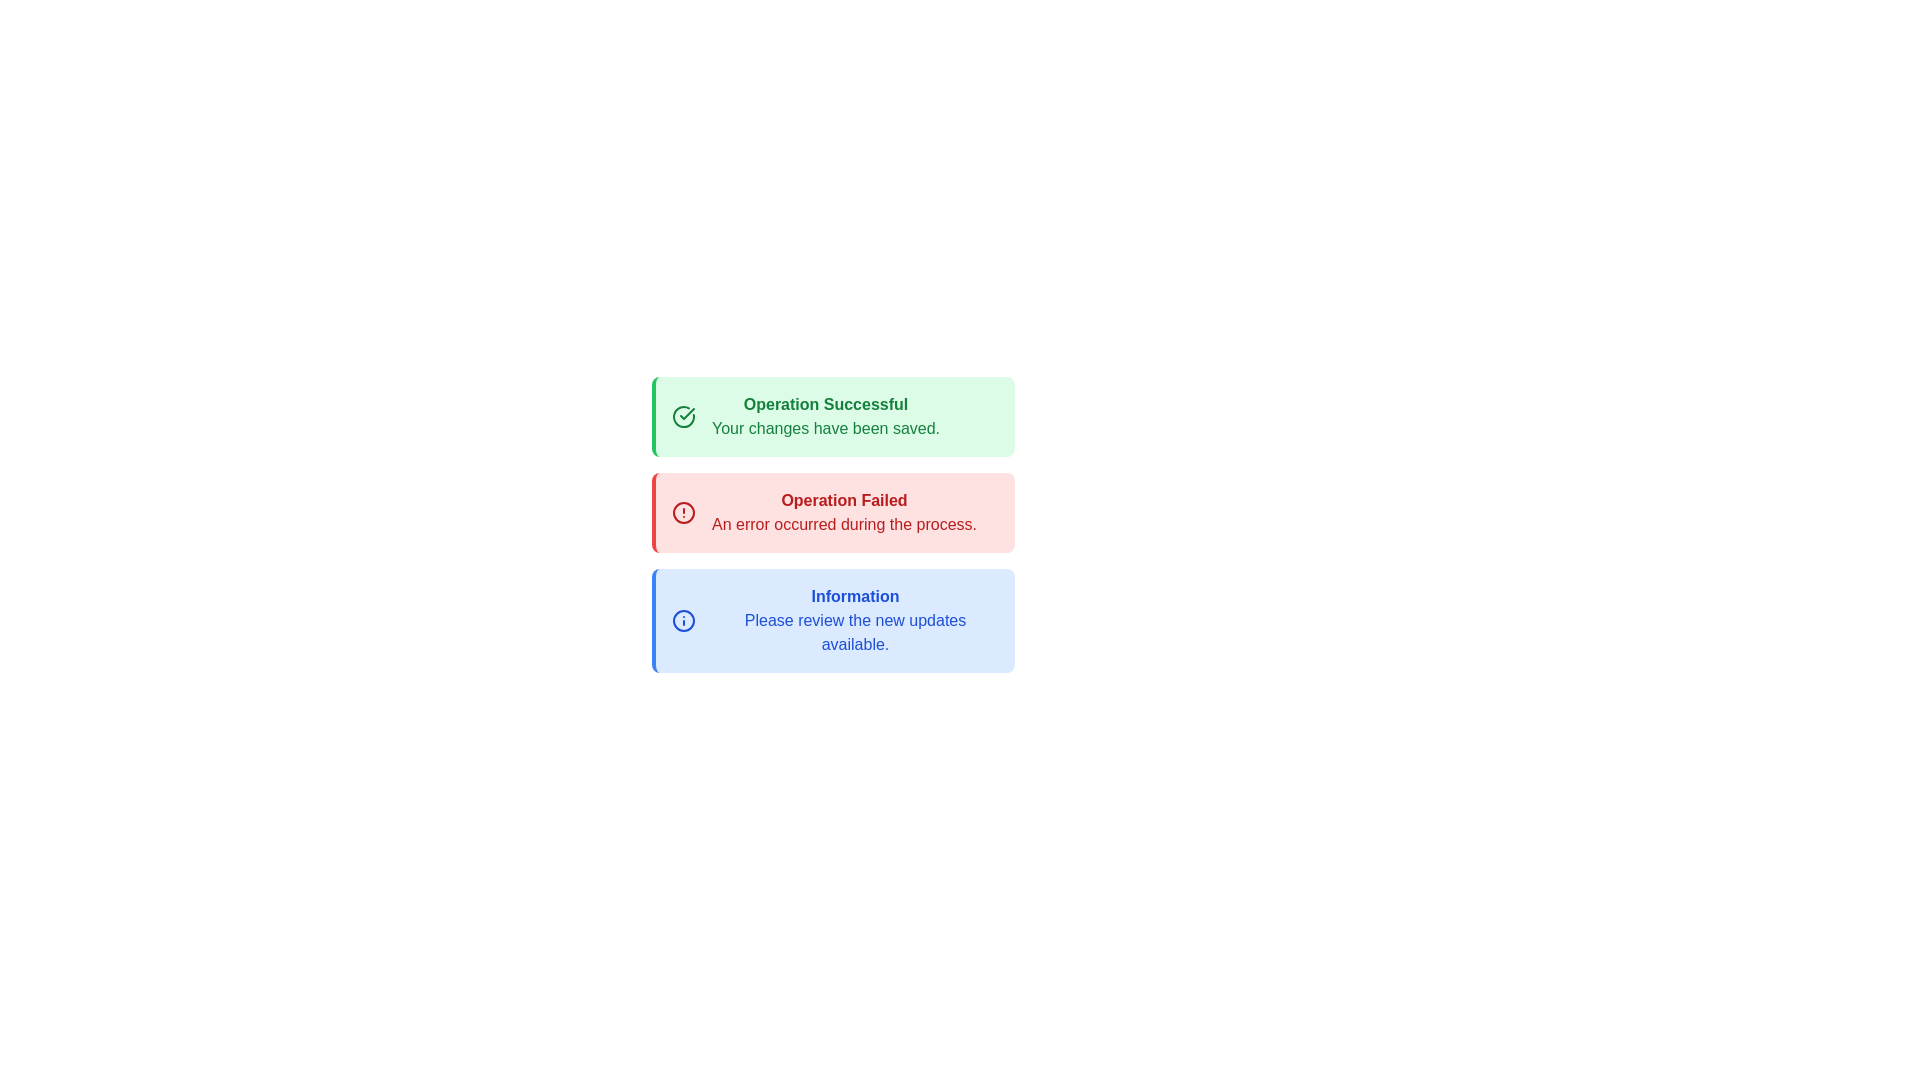 The width and height of the screenshot is (1920, 1080). What do you see at coordinates (844, 500) in the screenshot?
I see `the error notification title text label that displays 'An error occurred during the process', located within the red notification box, positioned between a green 'Operation Successful' box above and a blue 'Information' box below` at bounding box center [844, 500].